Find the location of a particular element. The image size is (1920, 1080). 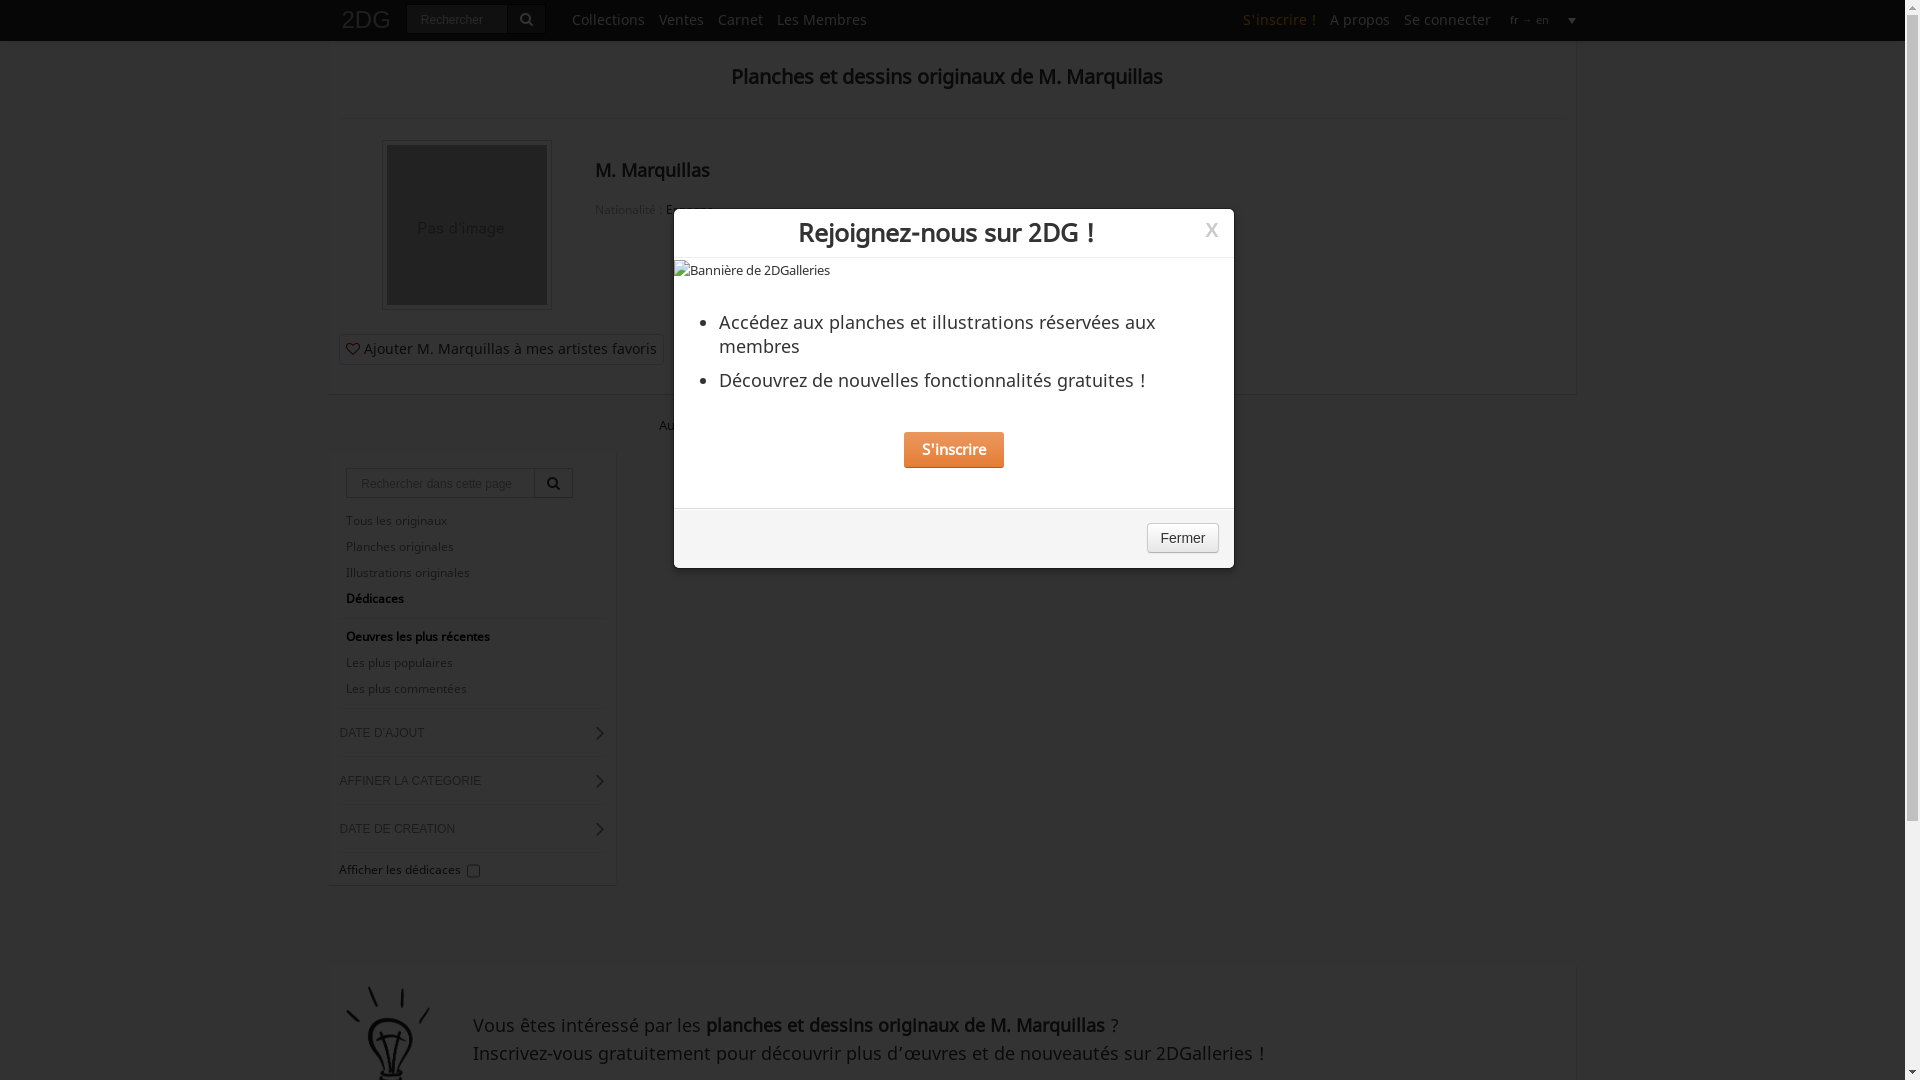

'Rechercher sur tout le site' is located at coordinates (526, 19).